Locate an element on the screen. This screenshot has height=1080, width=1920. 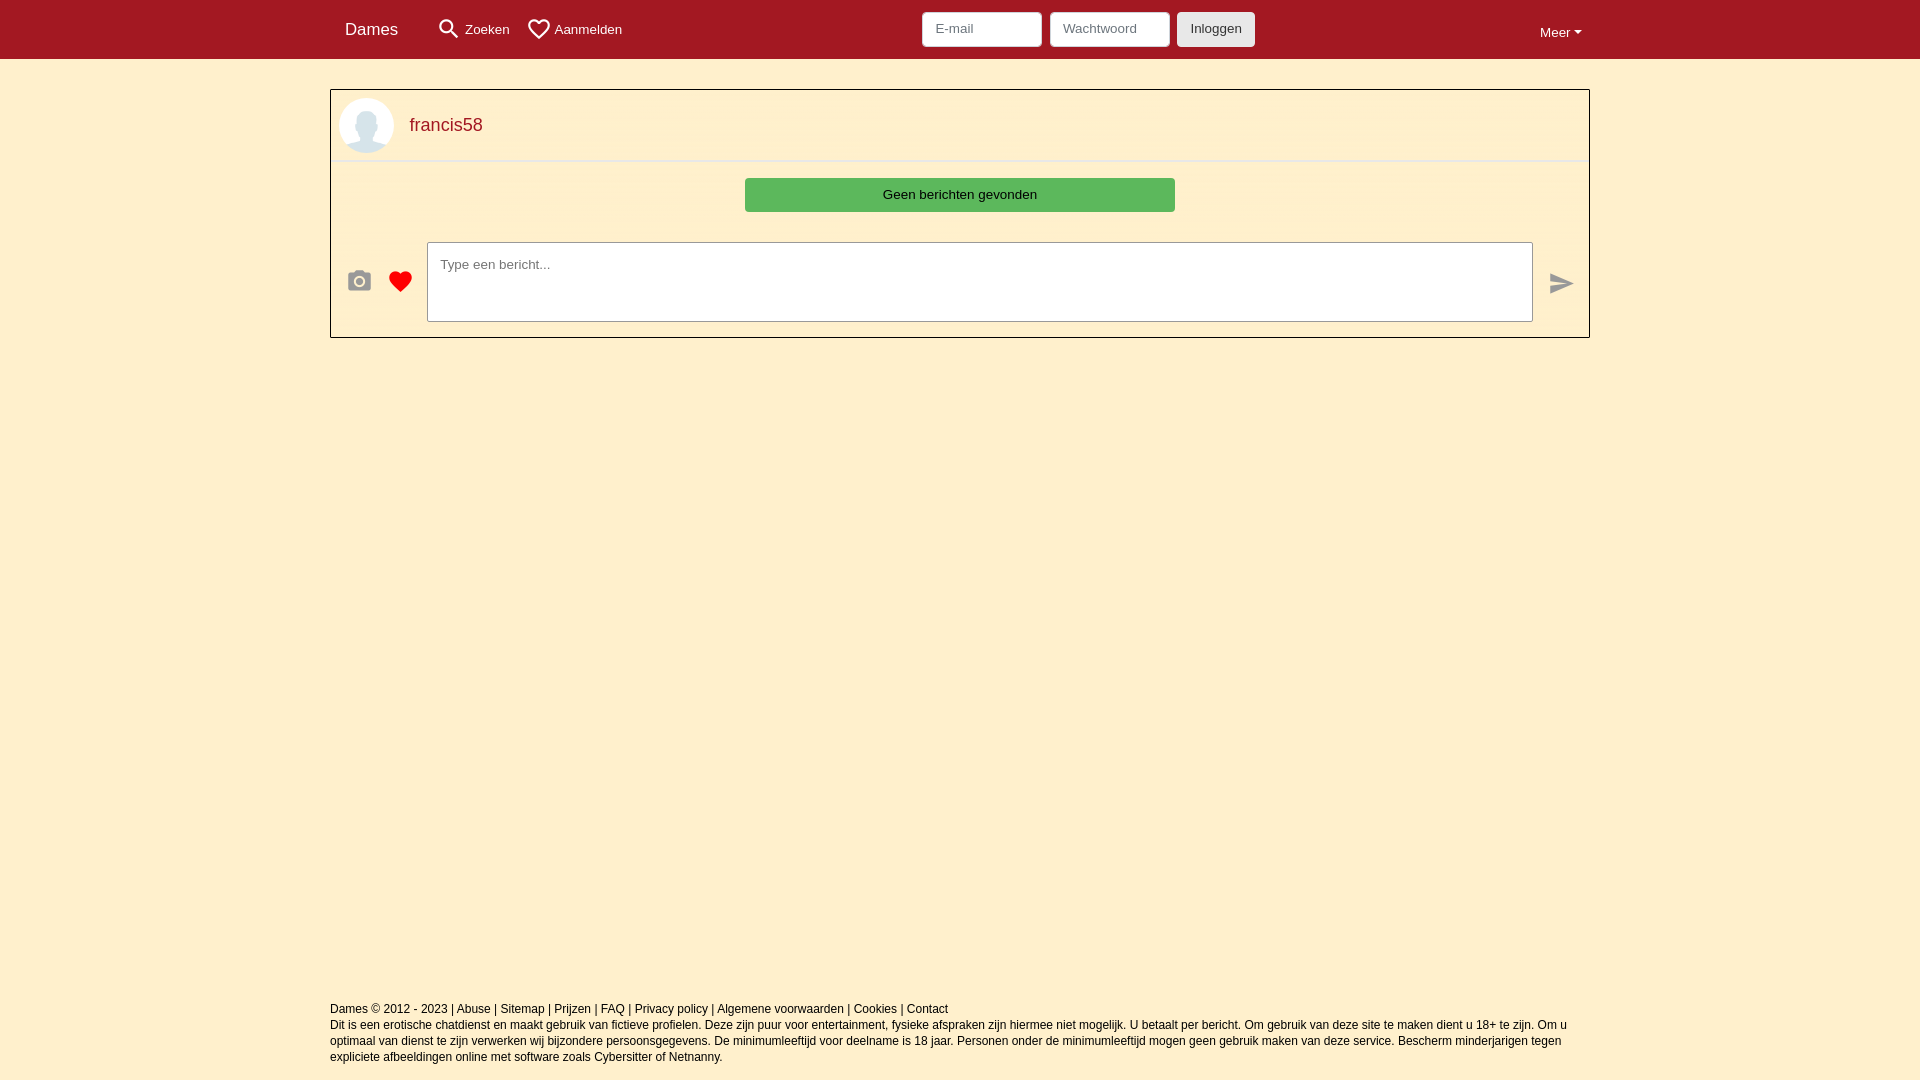
'francis58' is located at coordinates (445, 121).